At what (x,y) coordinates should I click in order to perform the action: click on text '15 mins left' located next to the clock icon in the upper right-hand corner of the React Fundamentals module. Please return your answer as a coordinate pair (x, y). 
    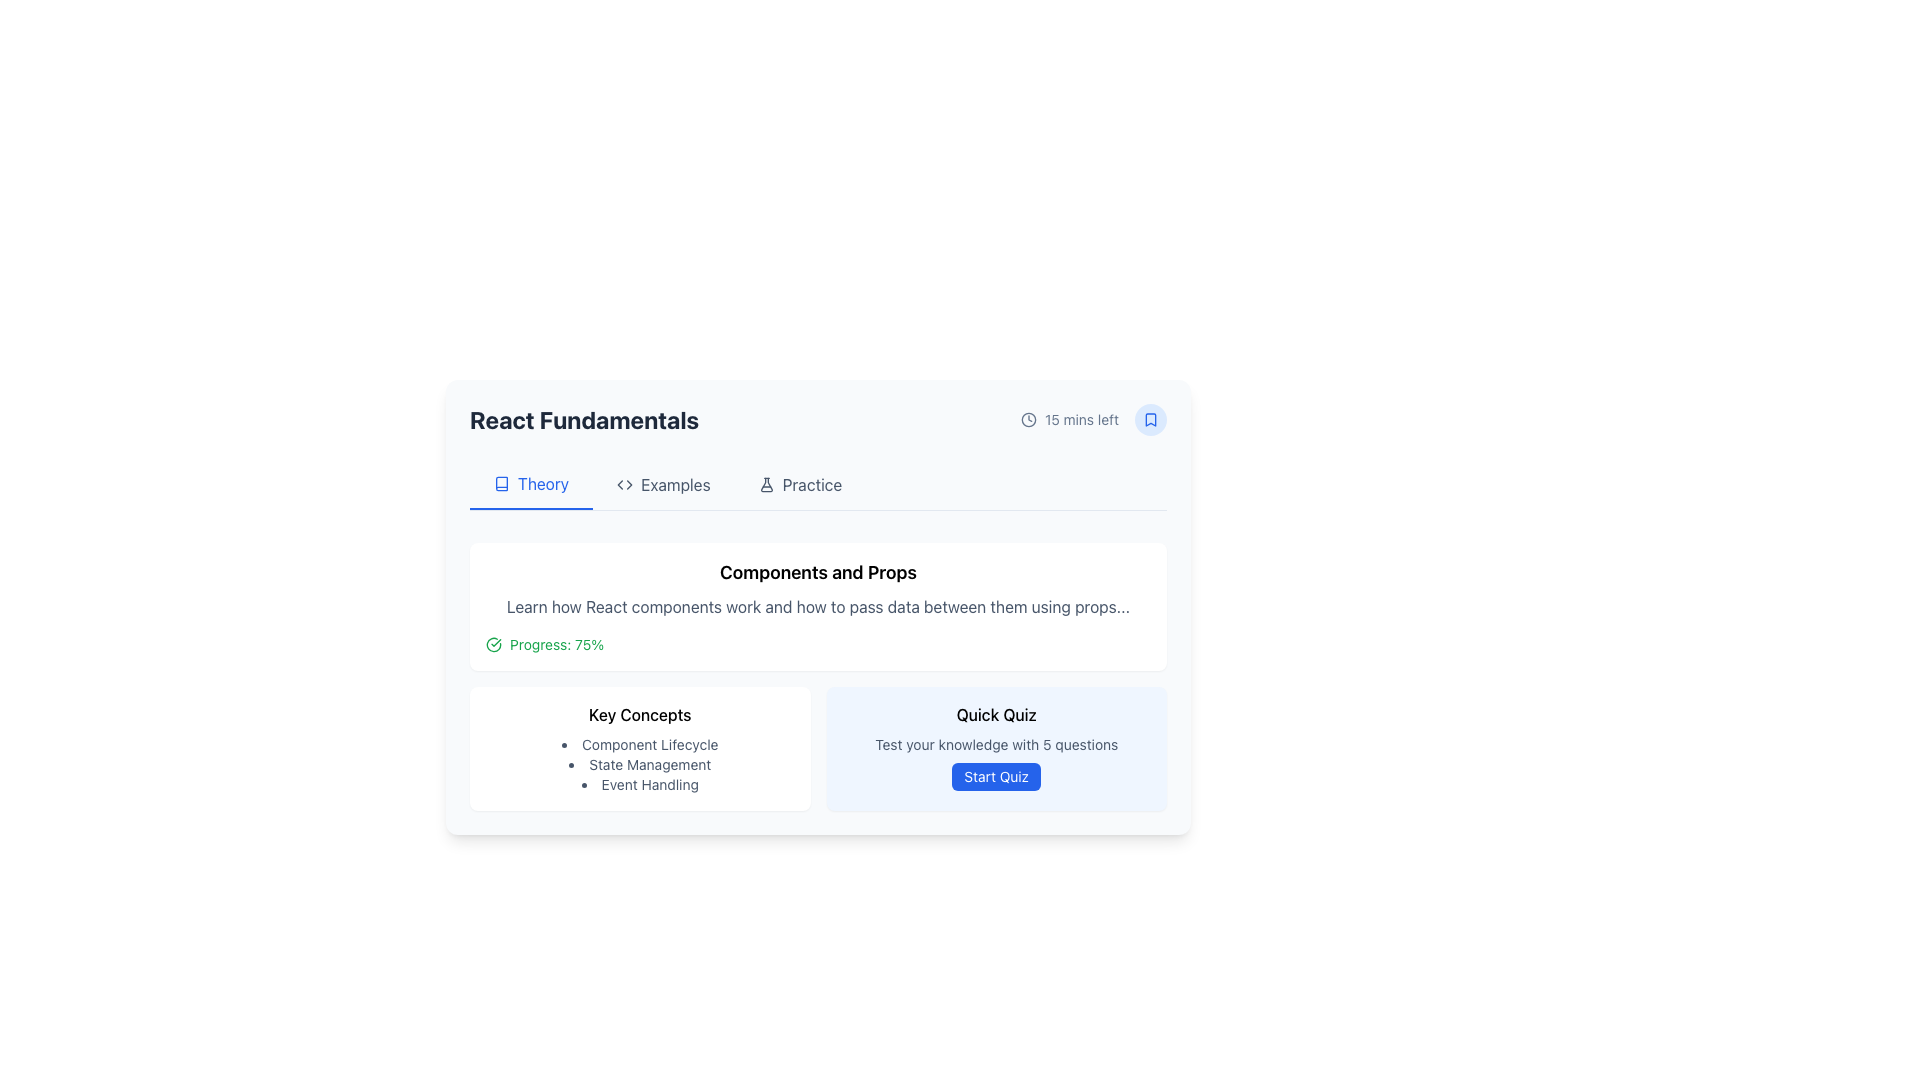
    Looking at the image, I should click on (1069, 419).